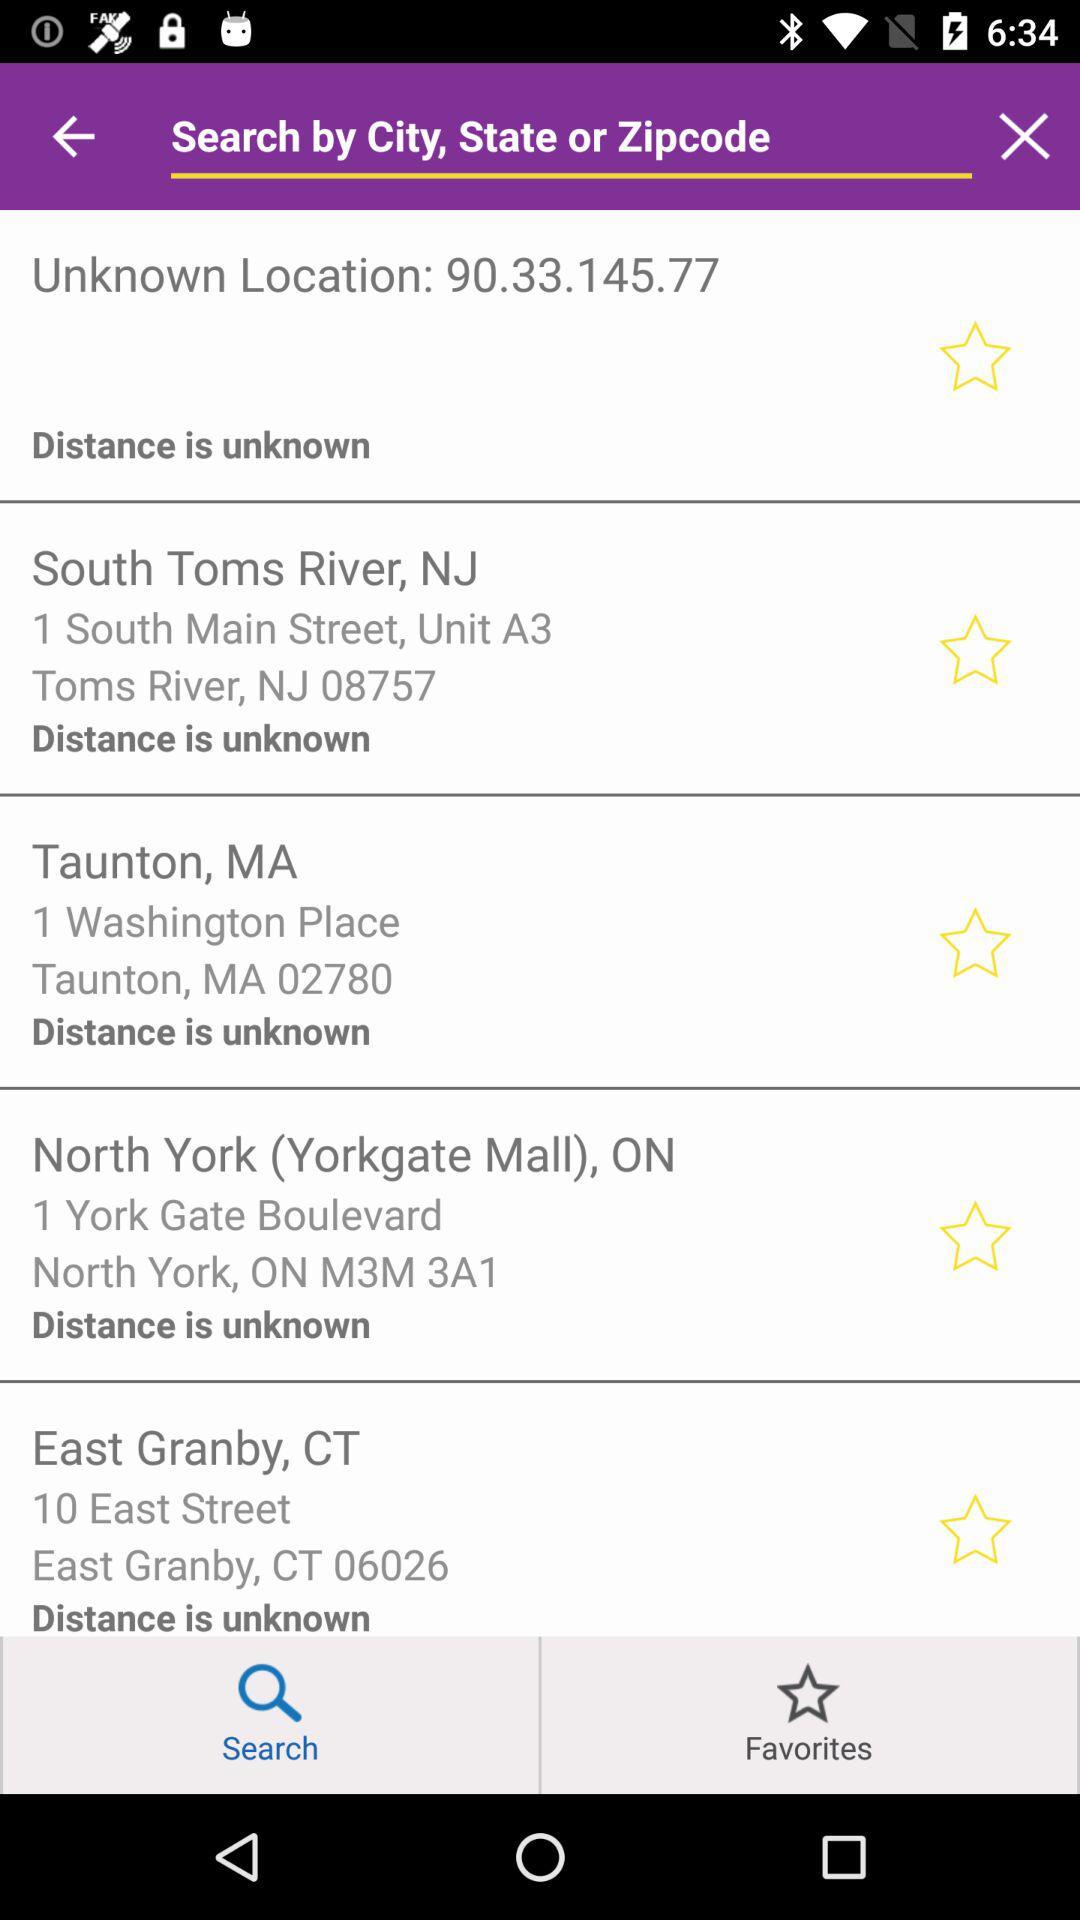  I want to click on interested to participation, so click(973, 940).